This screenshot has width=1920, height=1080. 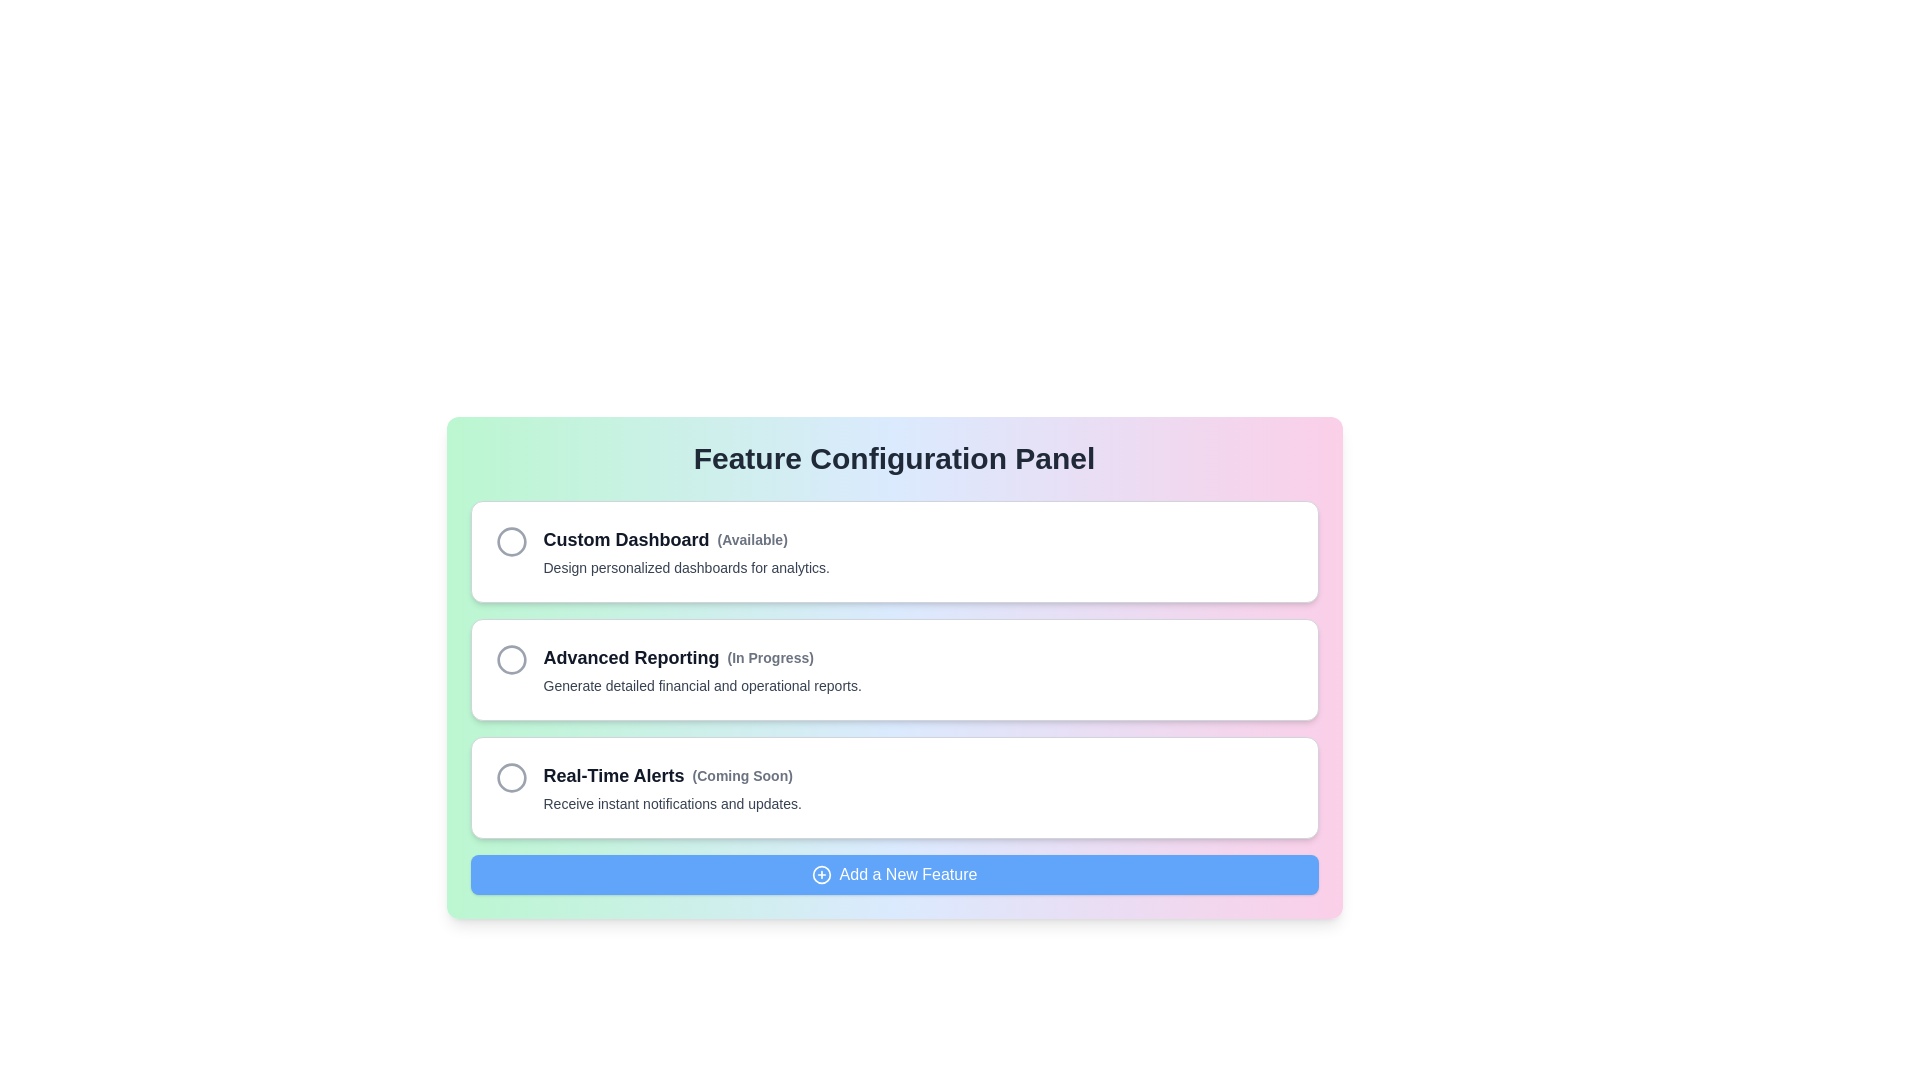 What do you see at coordinates (893, 874) in the screenshot?
I see `the 'Add a New Feature' button` at bounding box center [893, 874].